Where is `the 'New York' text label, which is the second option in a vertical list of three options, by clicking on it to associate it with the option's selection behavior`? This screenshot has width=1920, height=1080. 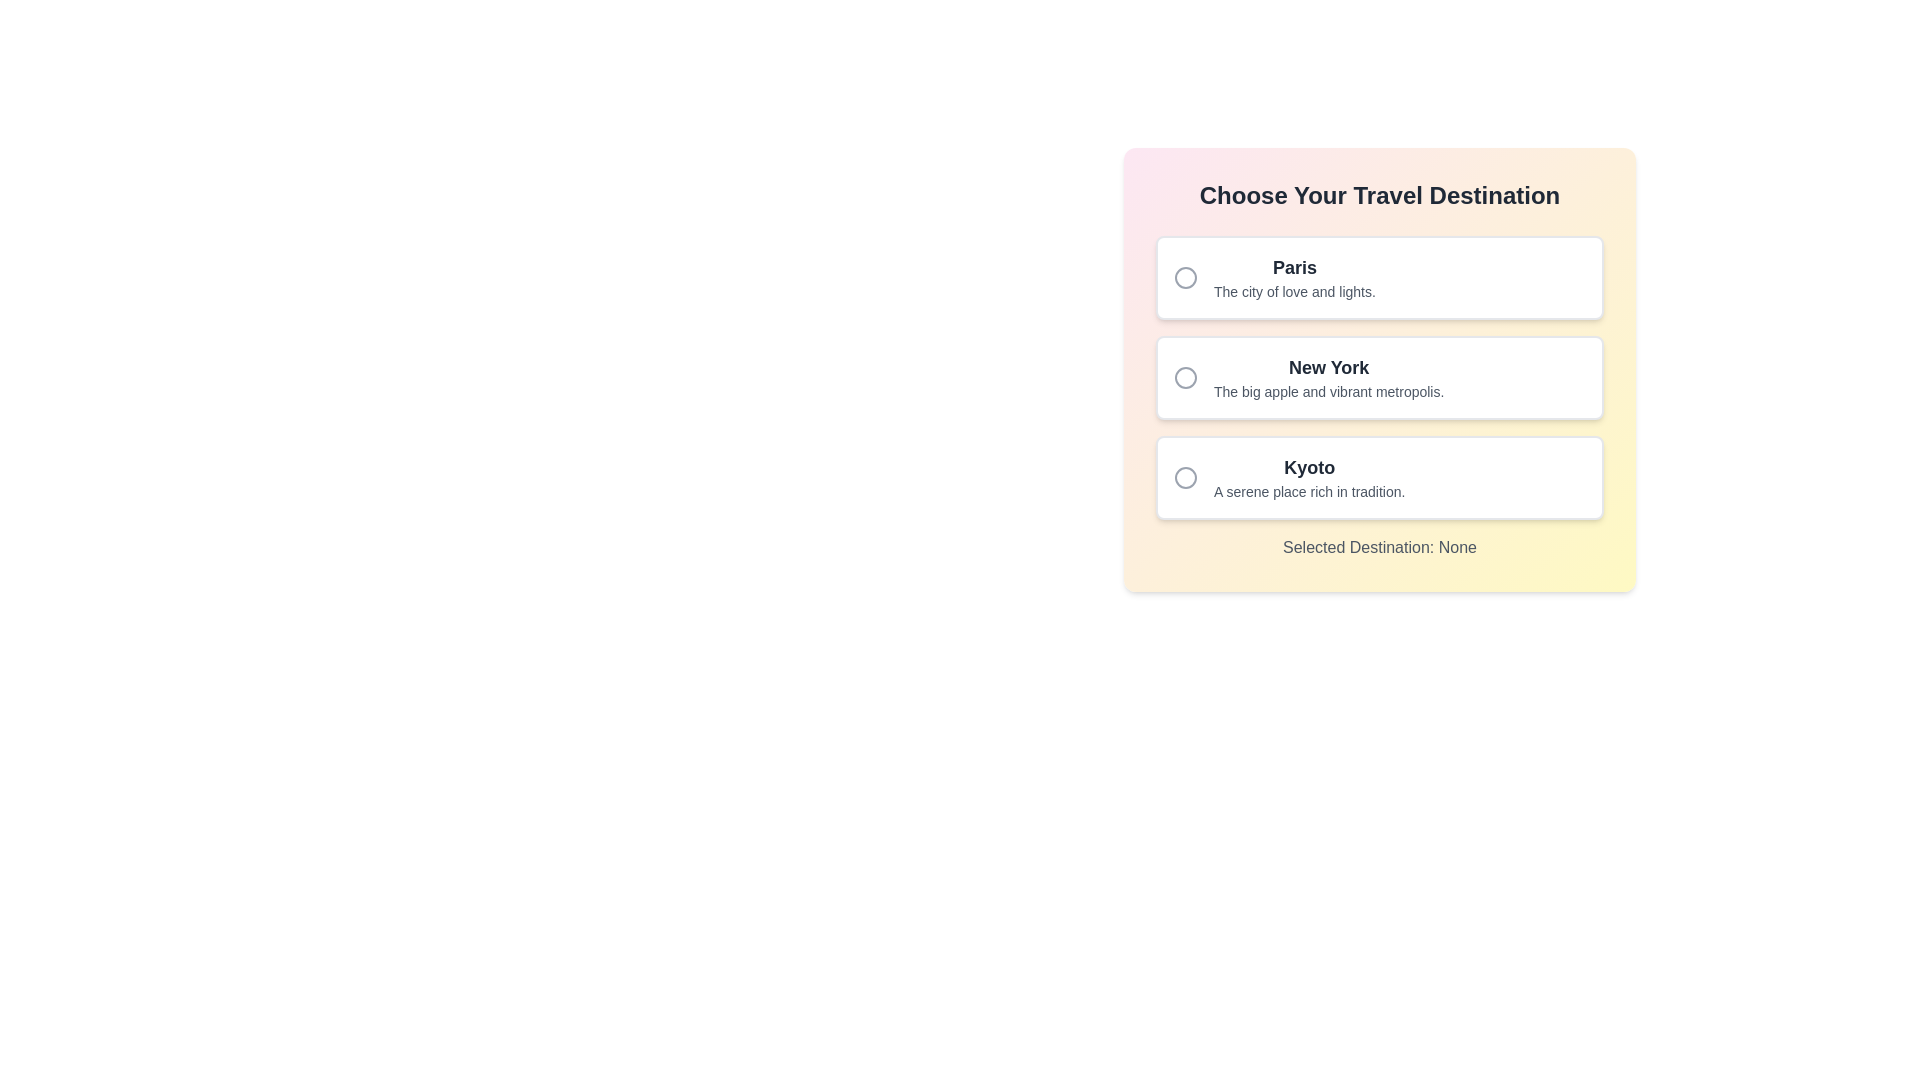 the 'New York' text label, which is the second option in a vertical list of three options, by clicking on it to associate it with the option's selection behavior is located at coordinates (1329, 378).